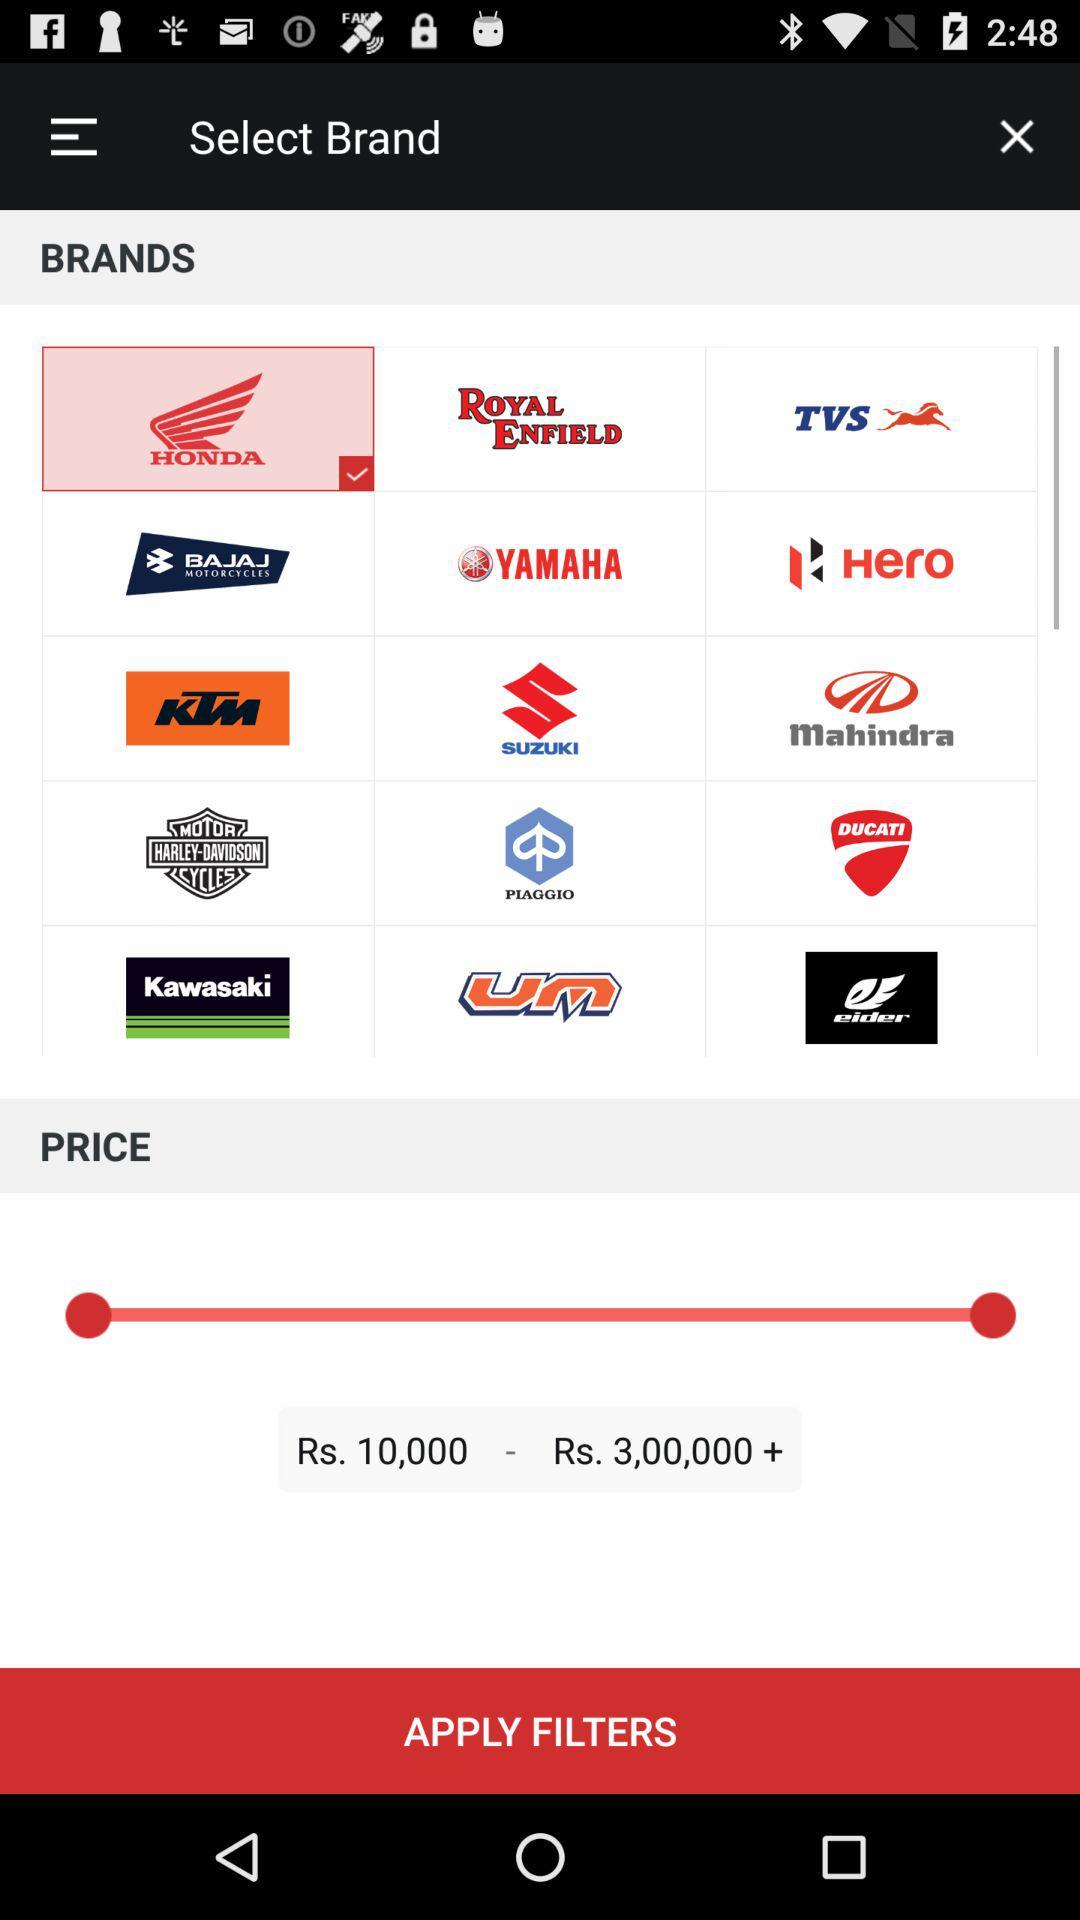  What do you see at coordinates (1017, 135) in the screenshot?
I see `icon above brands item` at bounding box center [1017, 135].